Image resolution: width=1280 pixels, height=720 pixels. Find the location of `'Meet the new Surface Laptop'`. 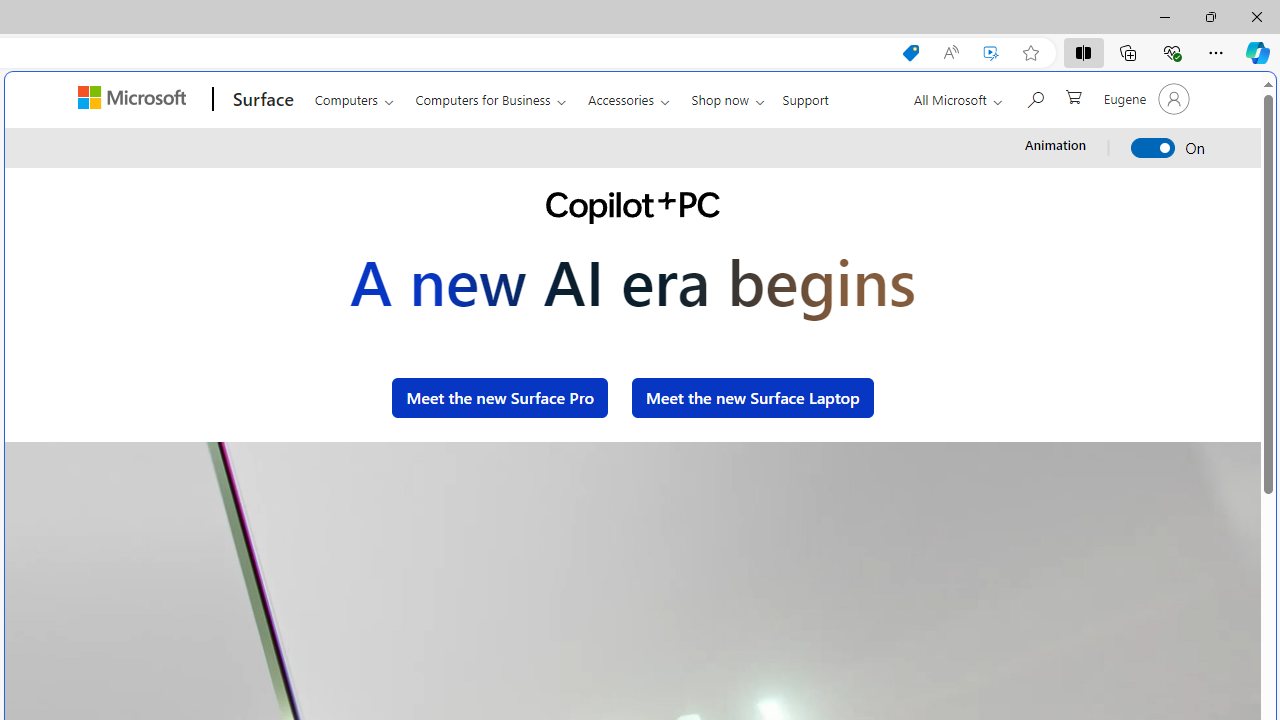

'Meet the new Surface Laptop' is located at coordinates (752, 397).